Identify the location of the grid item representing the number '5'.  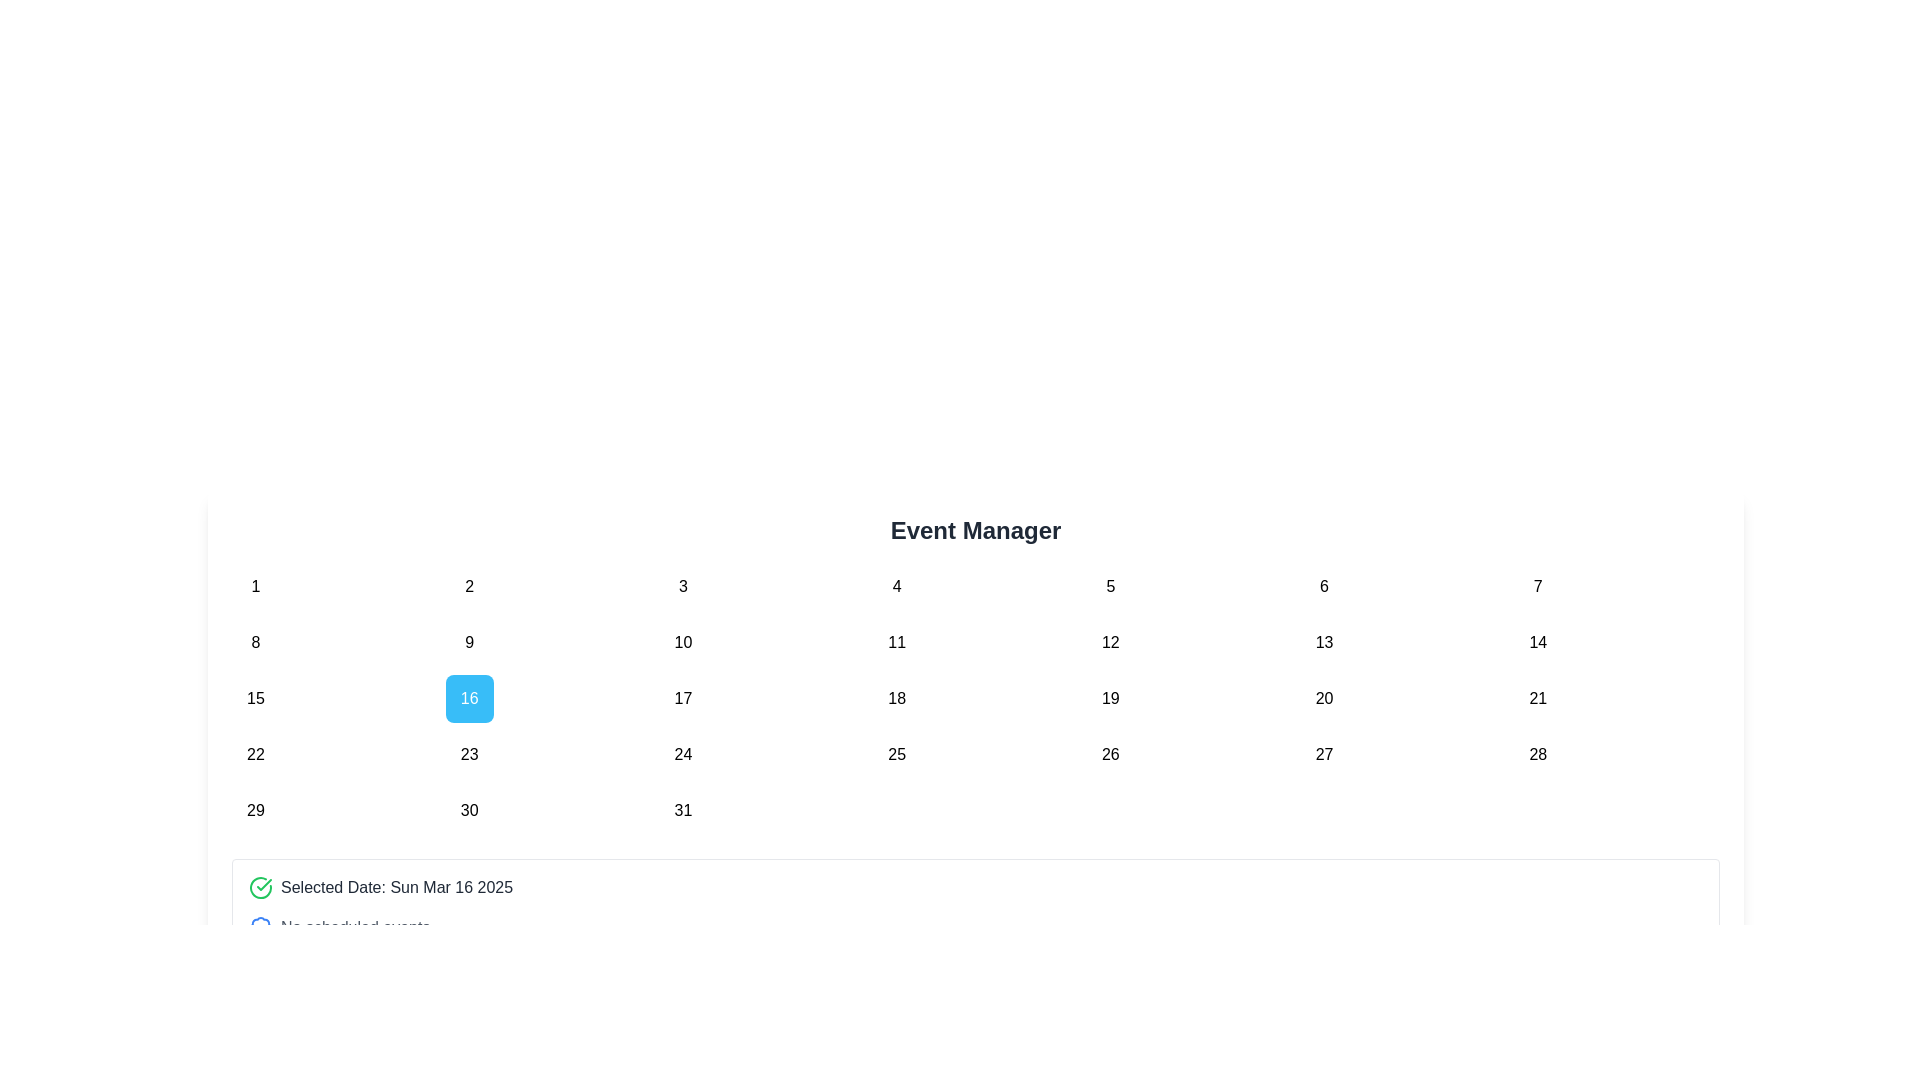
(1109, 585).